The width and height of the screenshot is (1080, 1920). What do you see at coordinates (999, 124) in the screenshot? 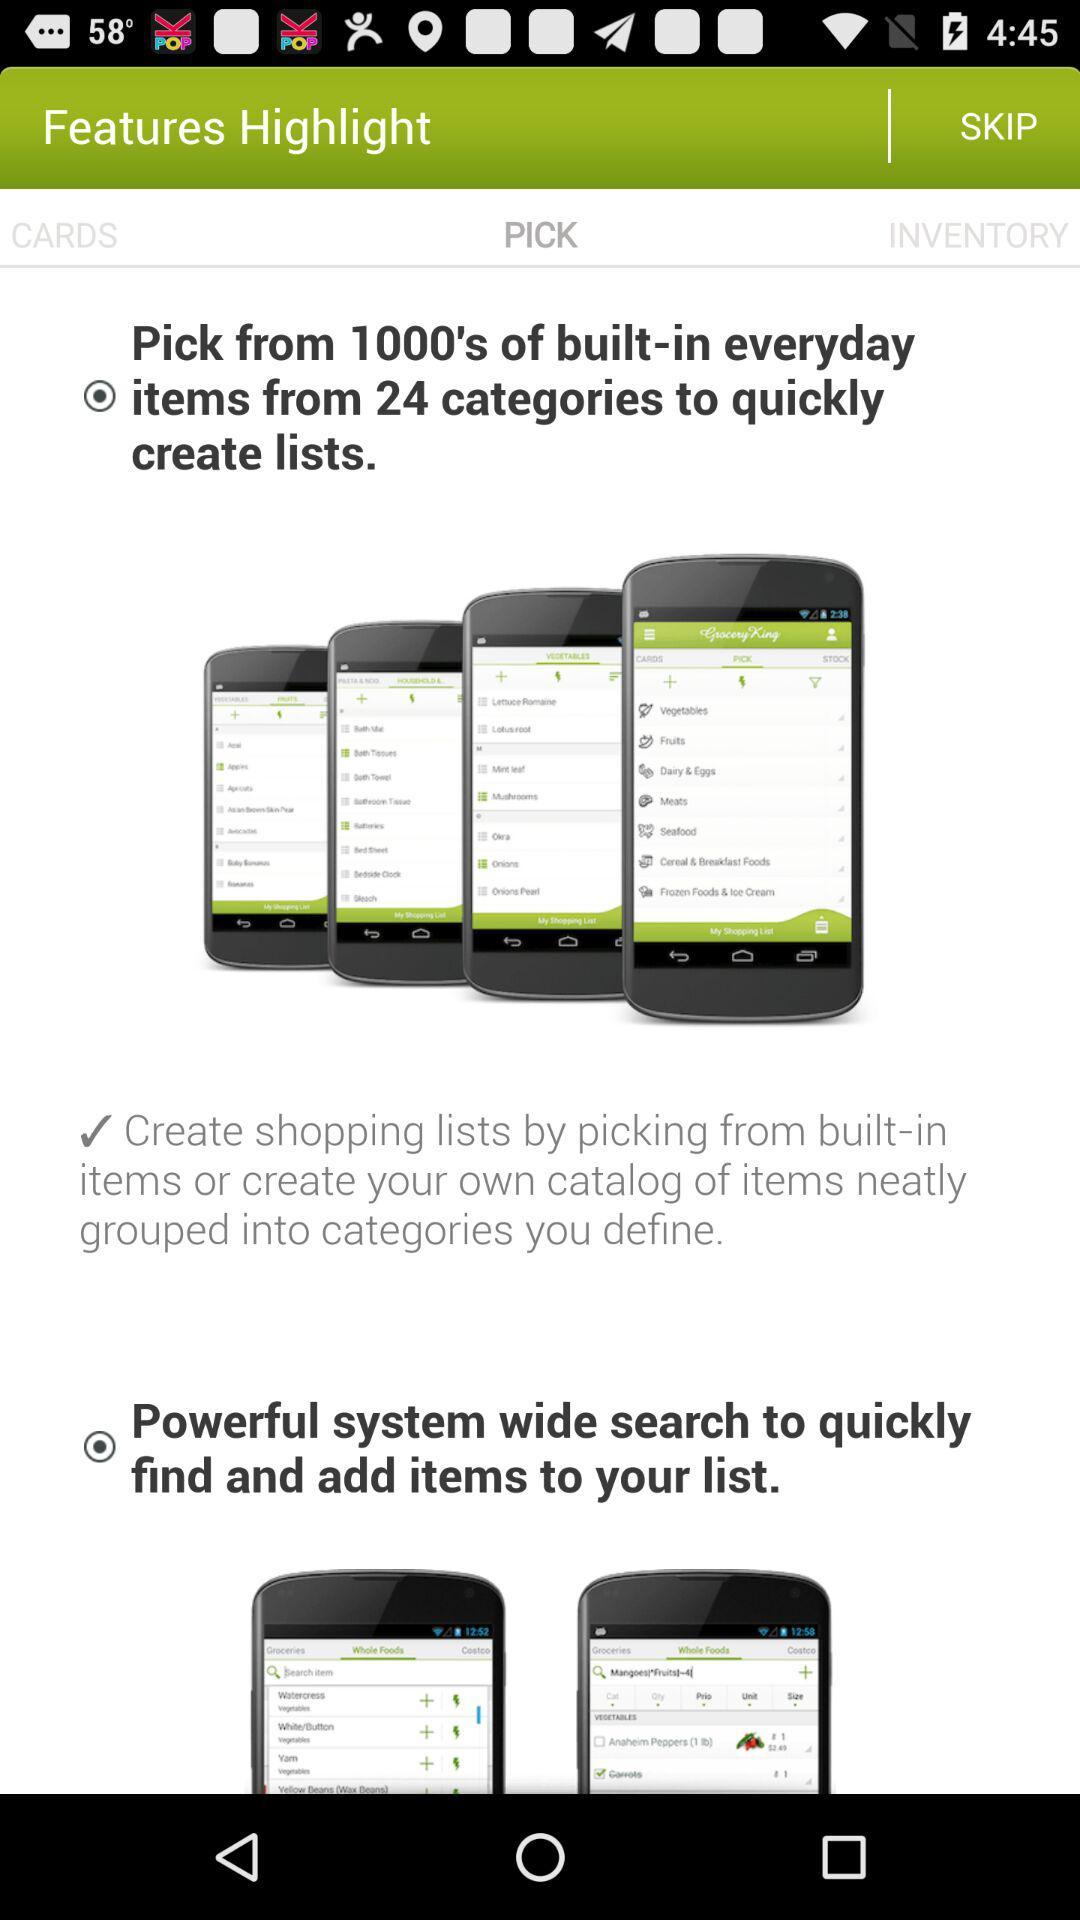
I see `the skip item` at bounding box center [999, 124].